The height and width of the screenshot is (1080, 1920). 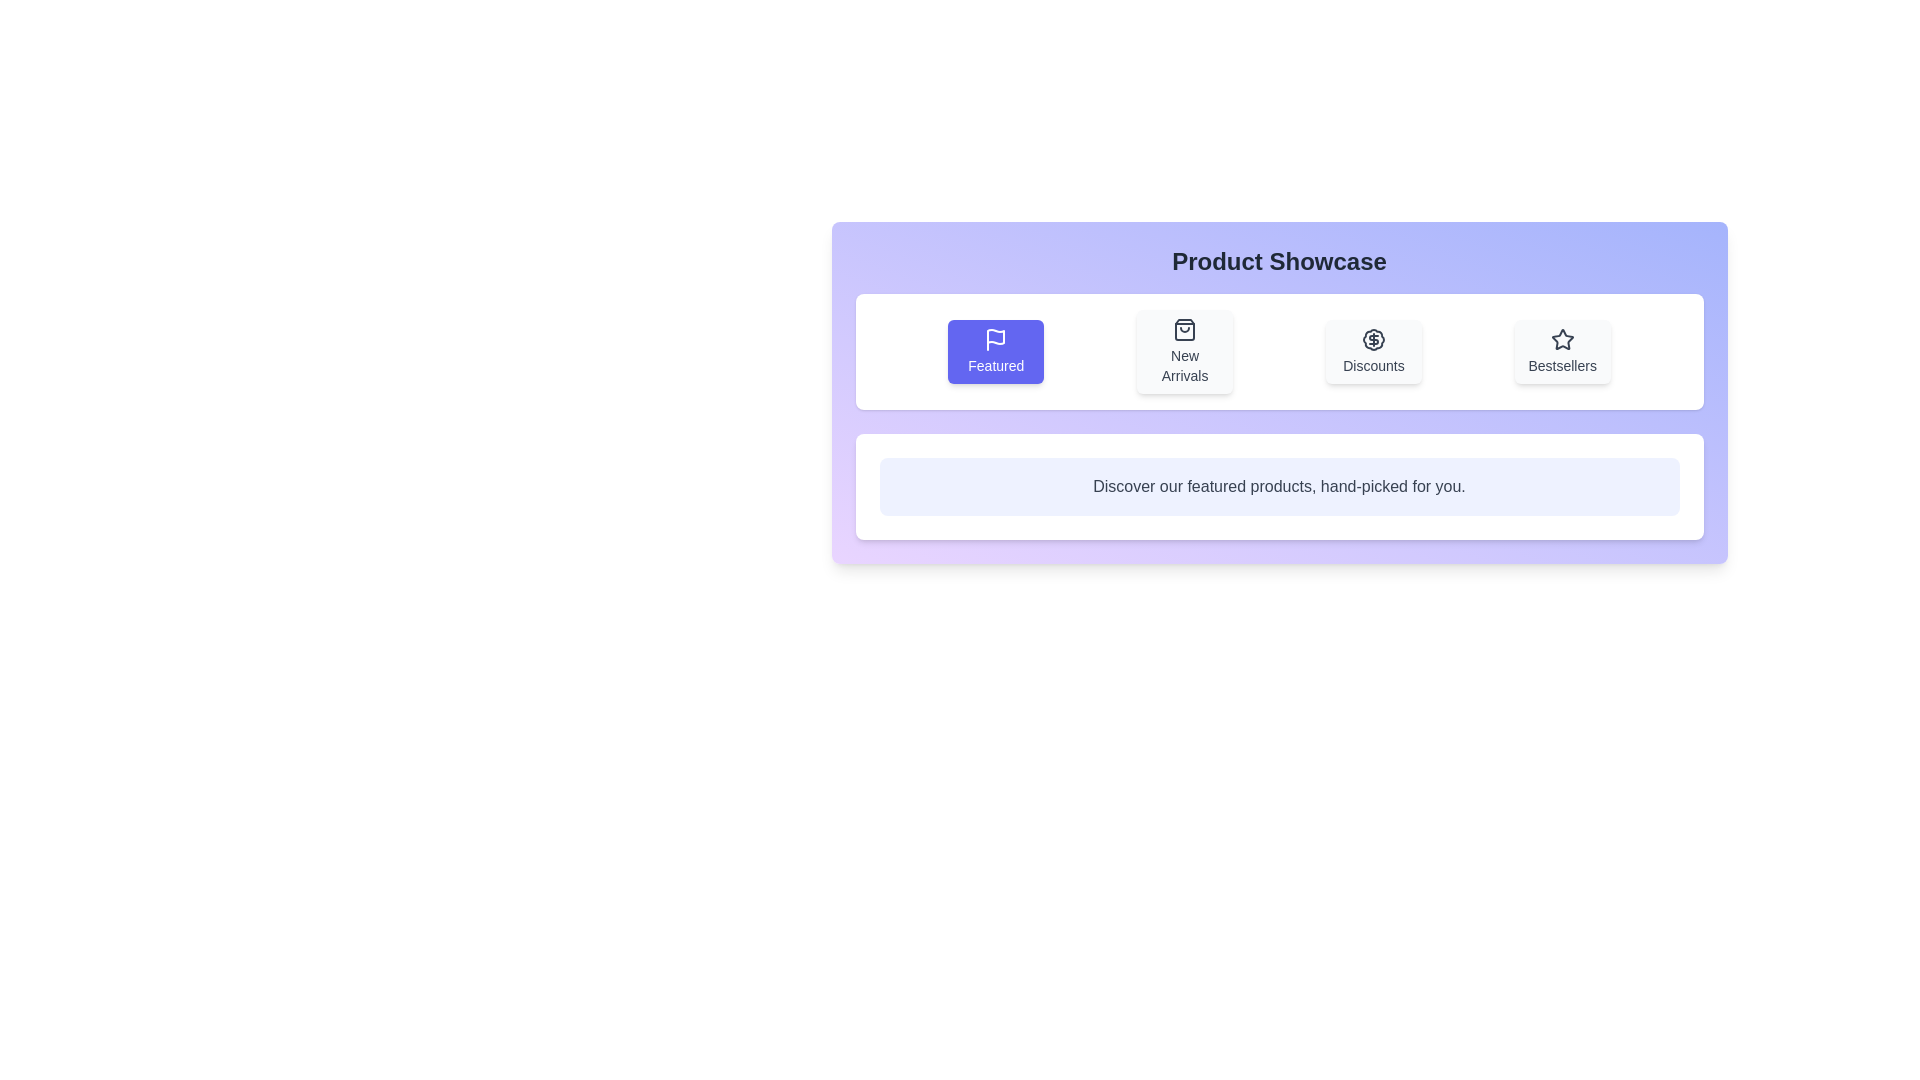 I want to click on the shopping bag icon in the 'New Arrivals' category, so click(x=1185, y=329).